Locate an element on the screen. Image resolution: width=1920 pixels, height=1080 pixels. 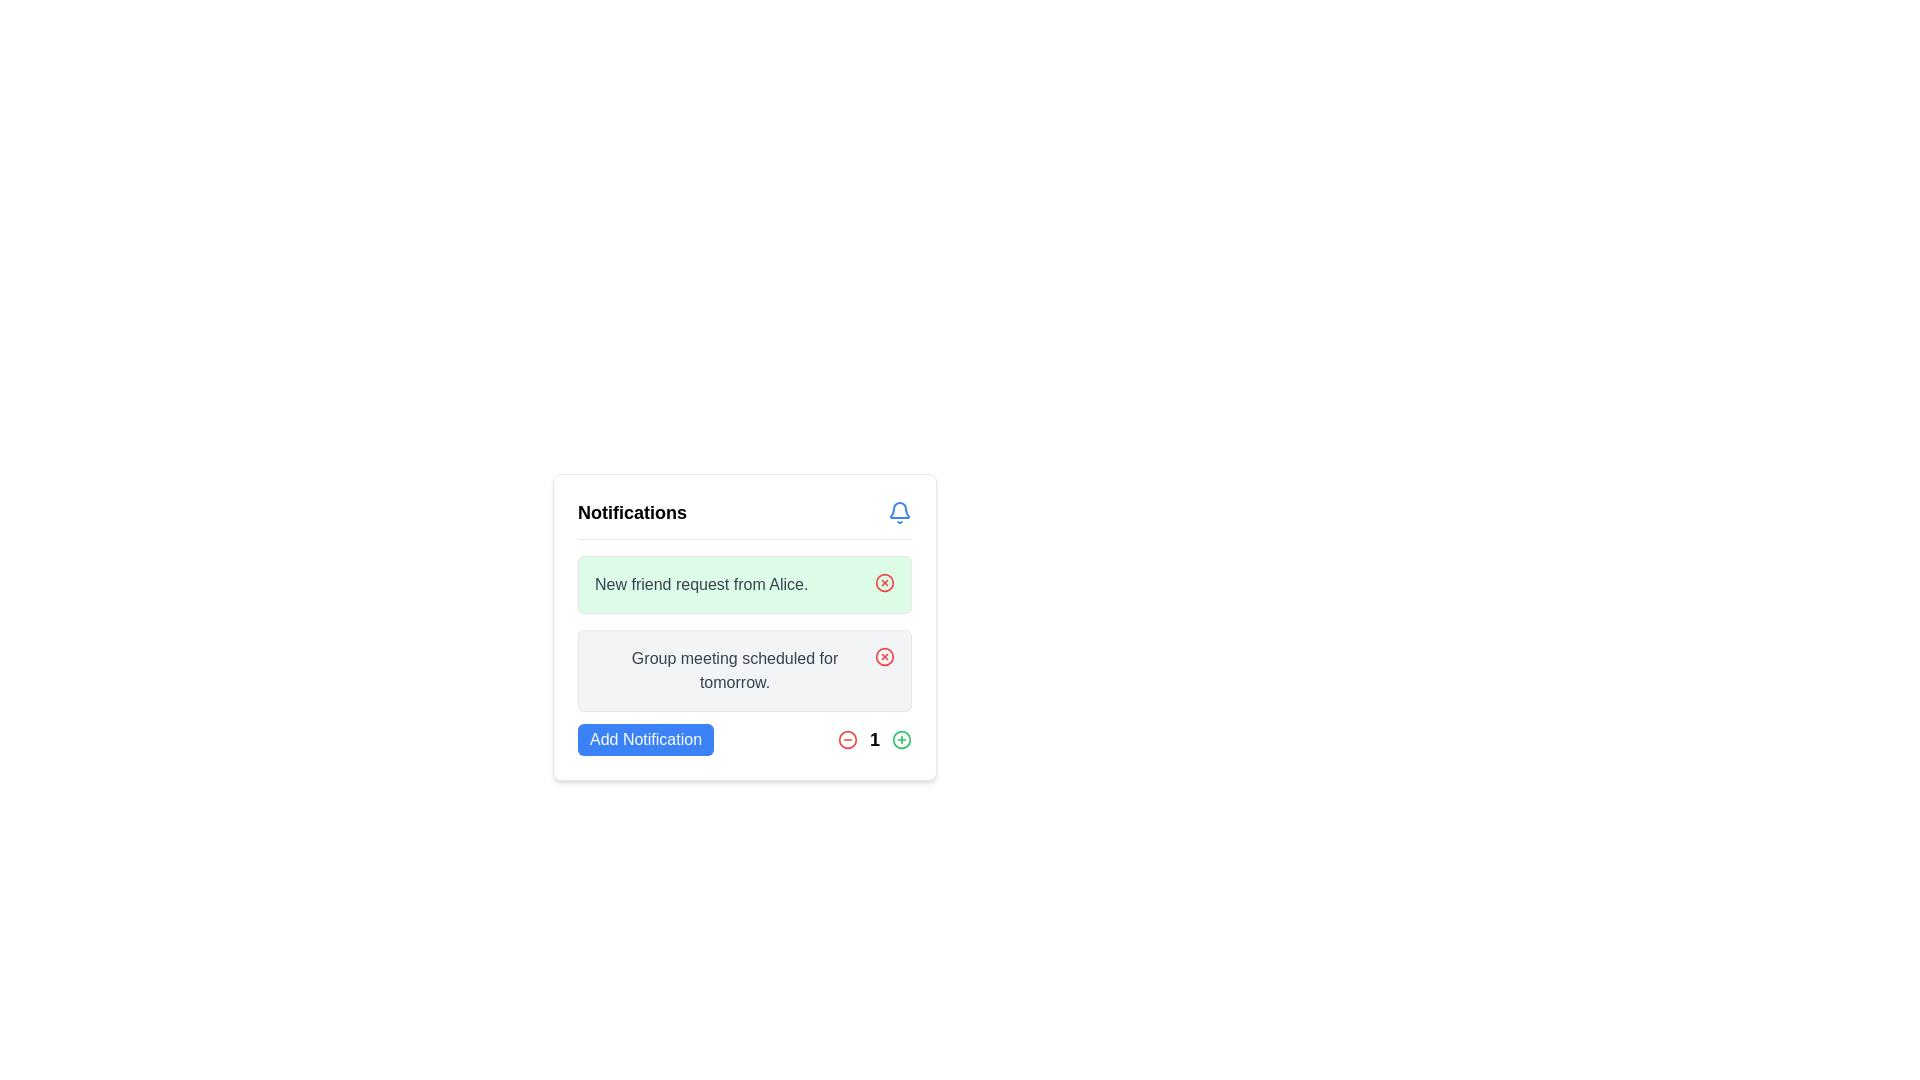
the icon button located in the bottom-right corner of the interactive notification panel to decrease a count or remove an item is located at coordinates (848, 740).